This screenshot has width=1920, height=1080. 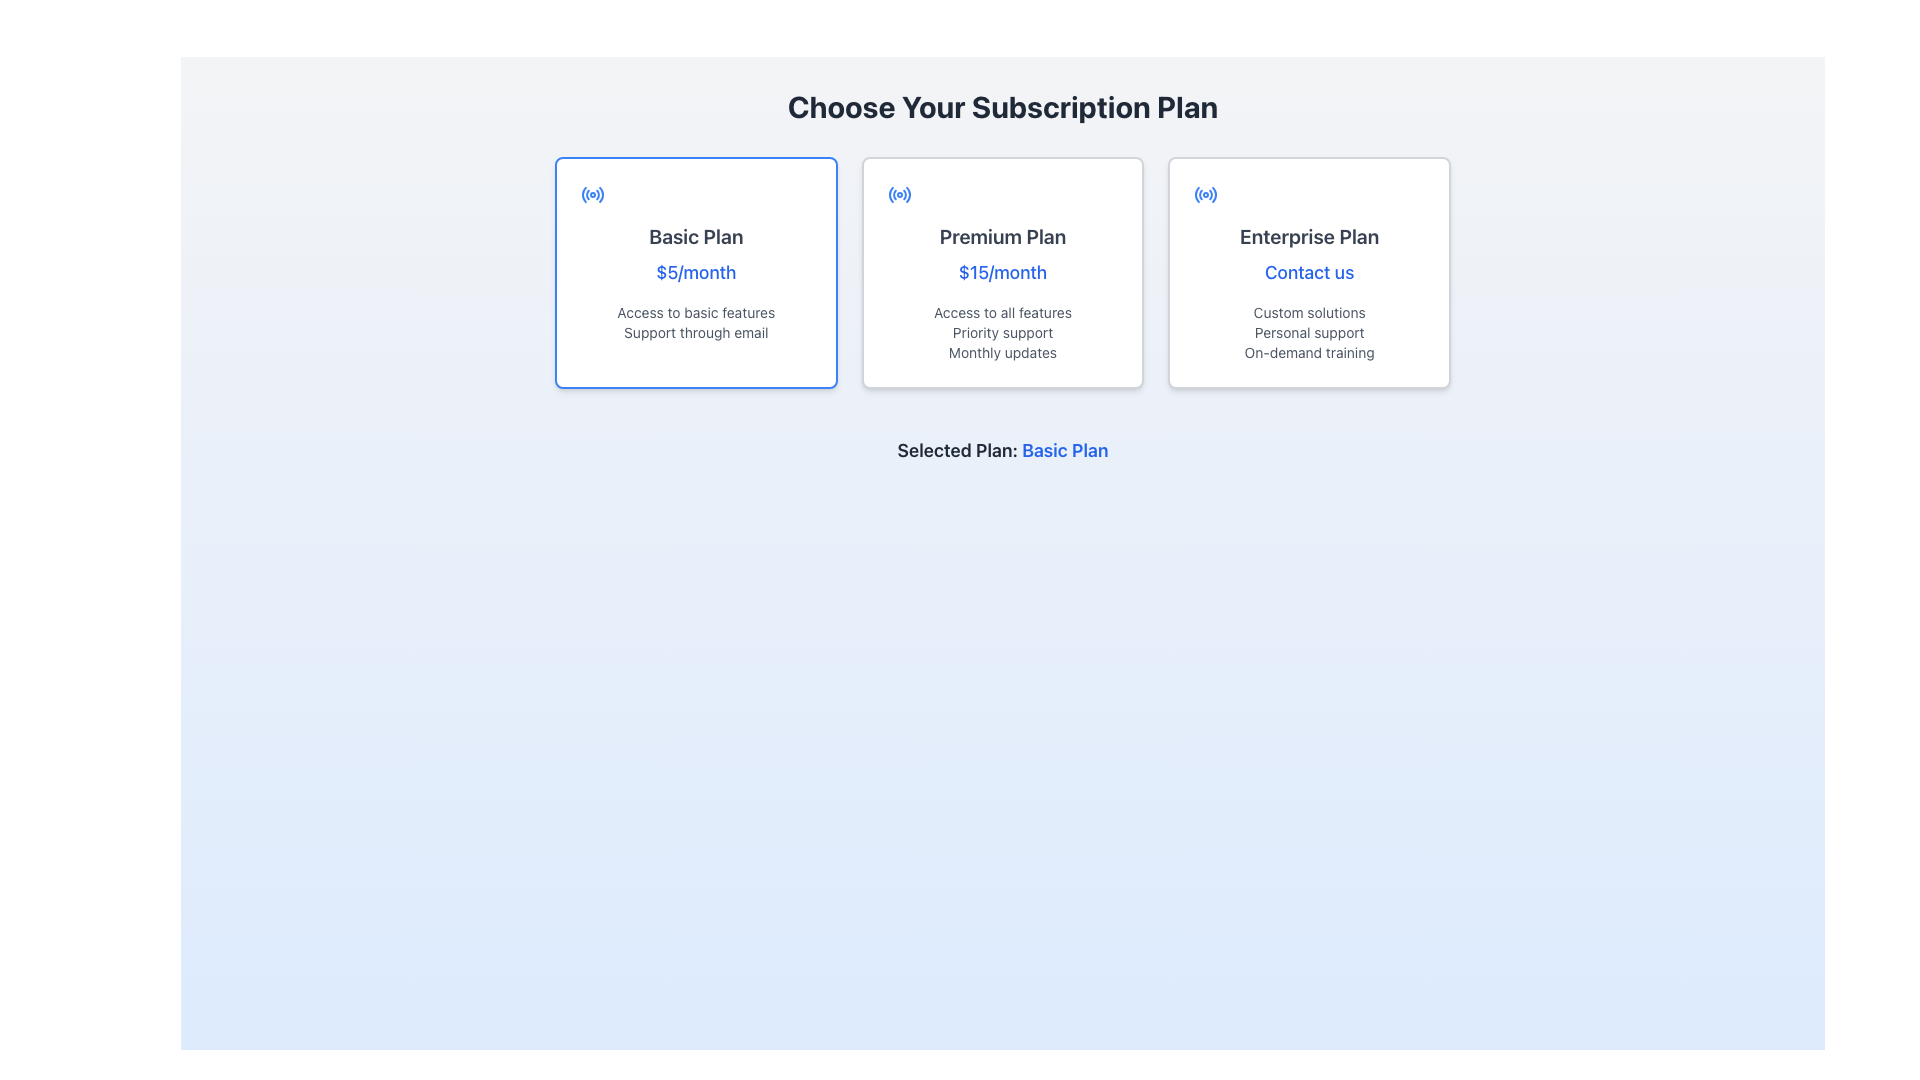 I want to click on the text label displaying 'Custom solutions' in light gray color, positioned beneath the 'Enterprise Plan' card in the subscription plan selection interface, so click(x=1309, y=312).